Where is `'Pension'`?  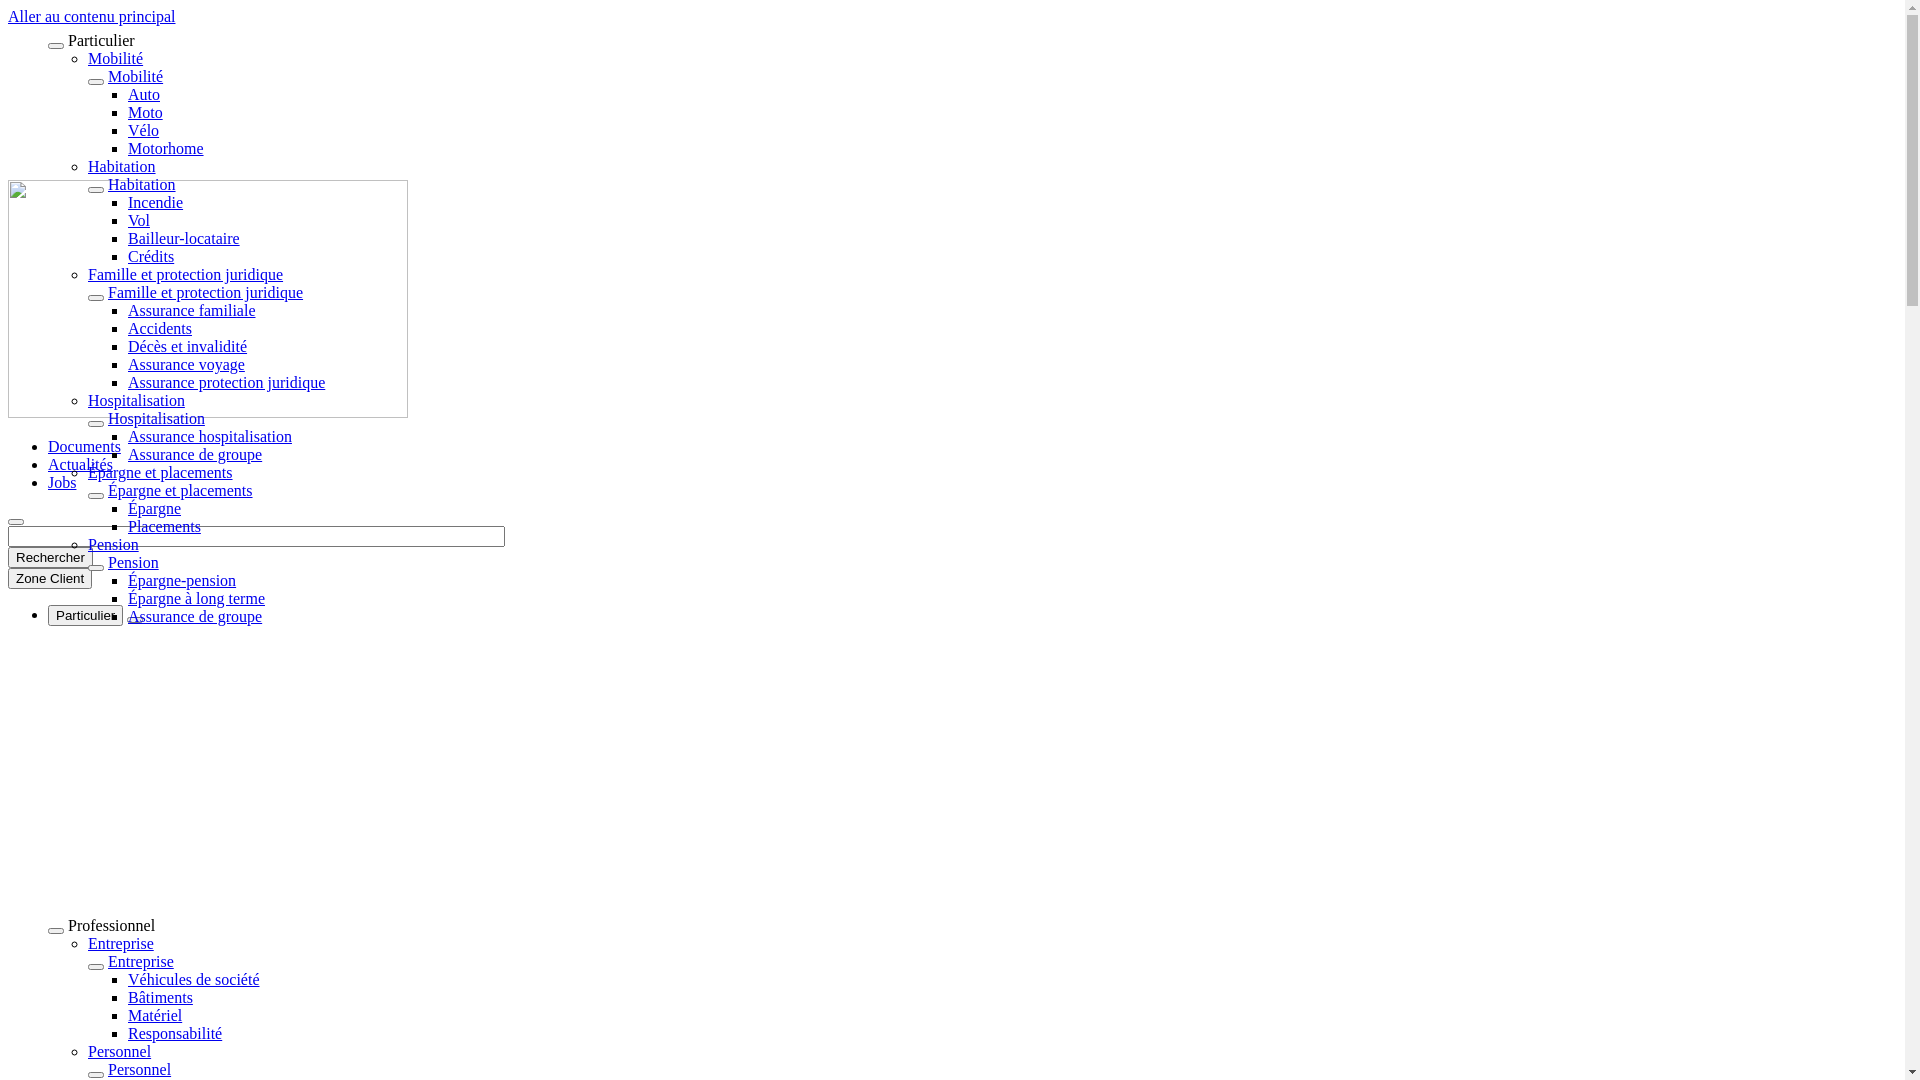
'Pension' is located at coordinates (107, 562).